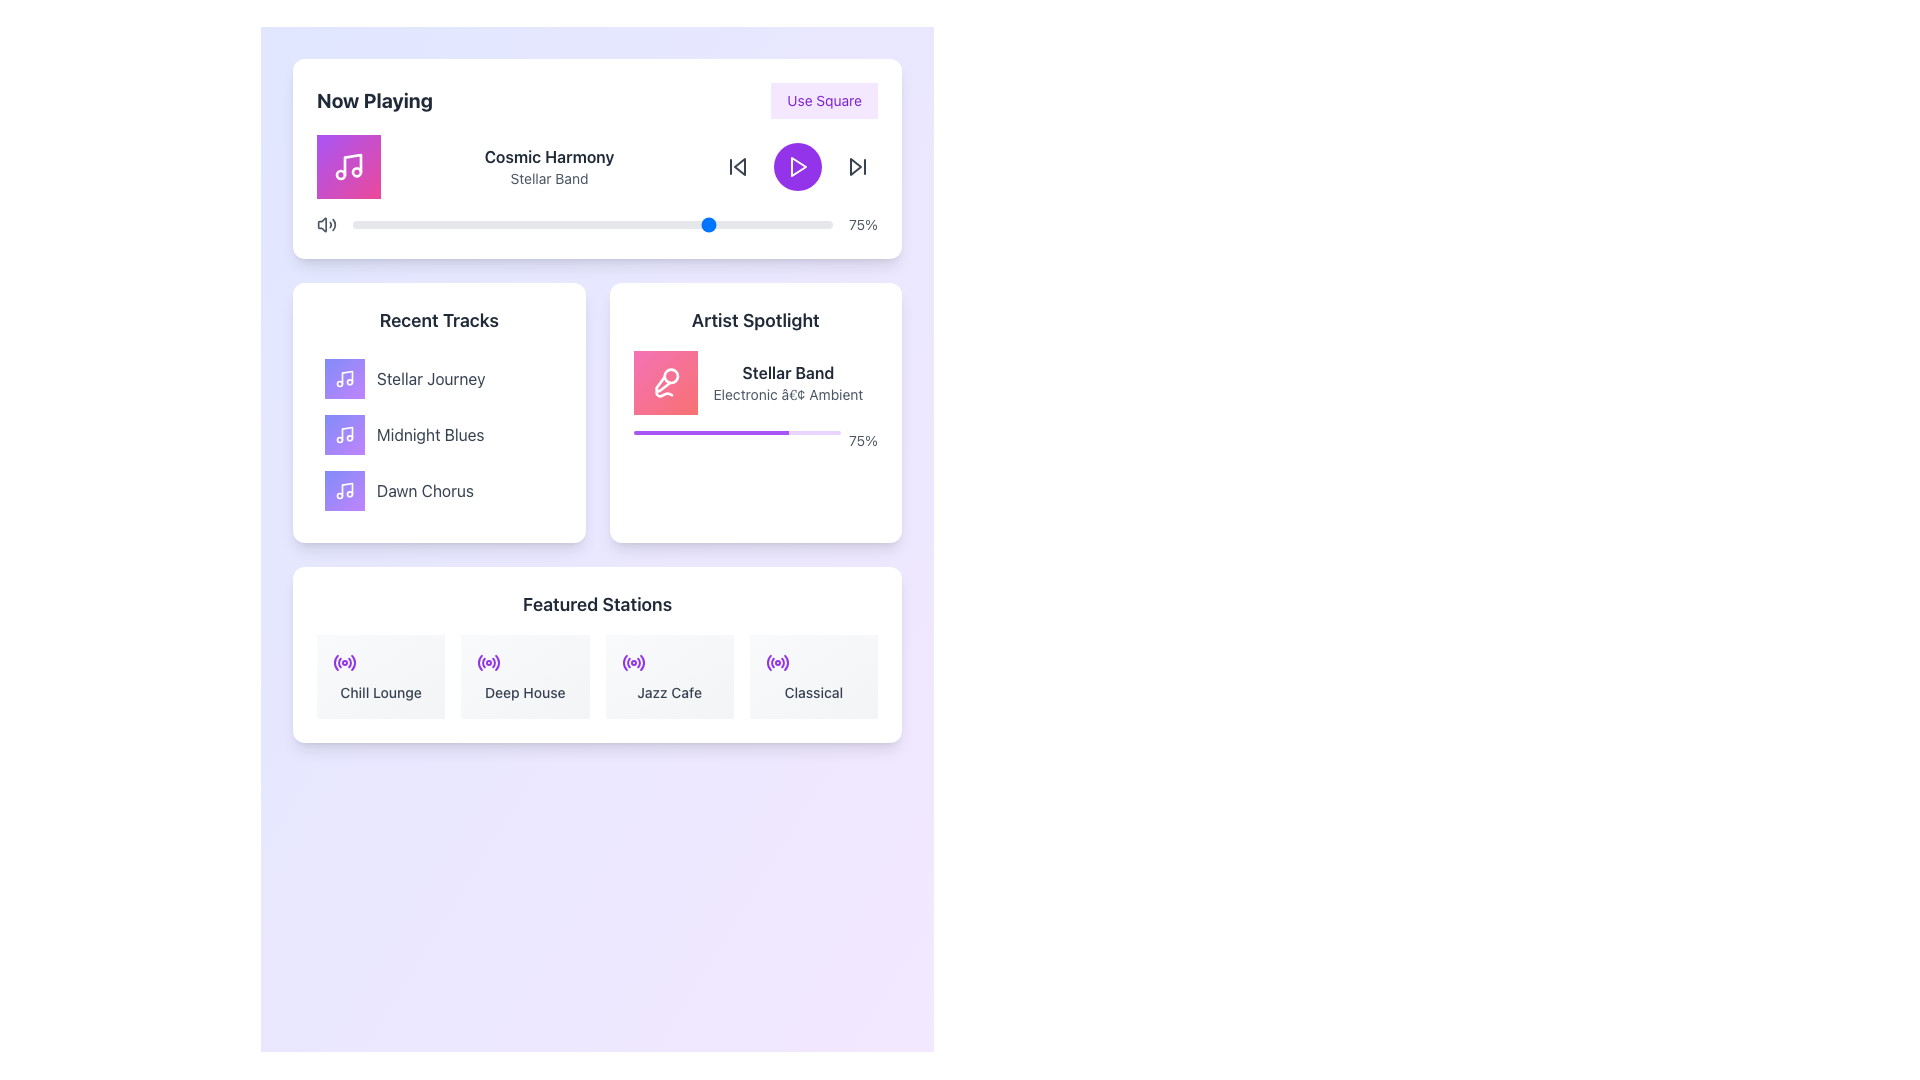 This screenshot has height=1080, width=1920. What do you see at coordinates (345, 434) in the screenshot?
I see `the music note icon located in the 'Recent Tracks' section, which is the second element in the vertical list and is near the text labeled 'Midnight Blues'` at bounding box center [345, 434].